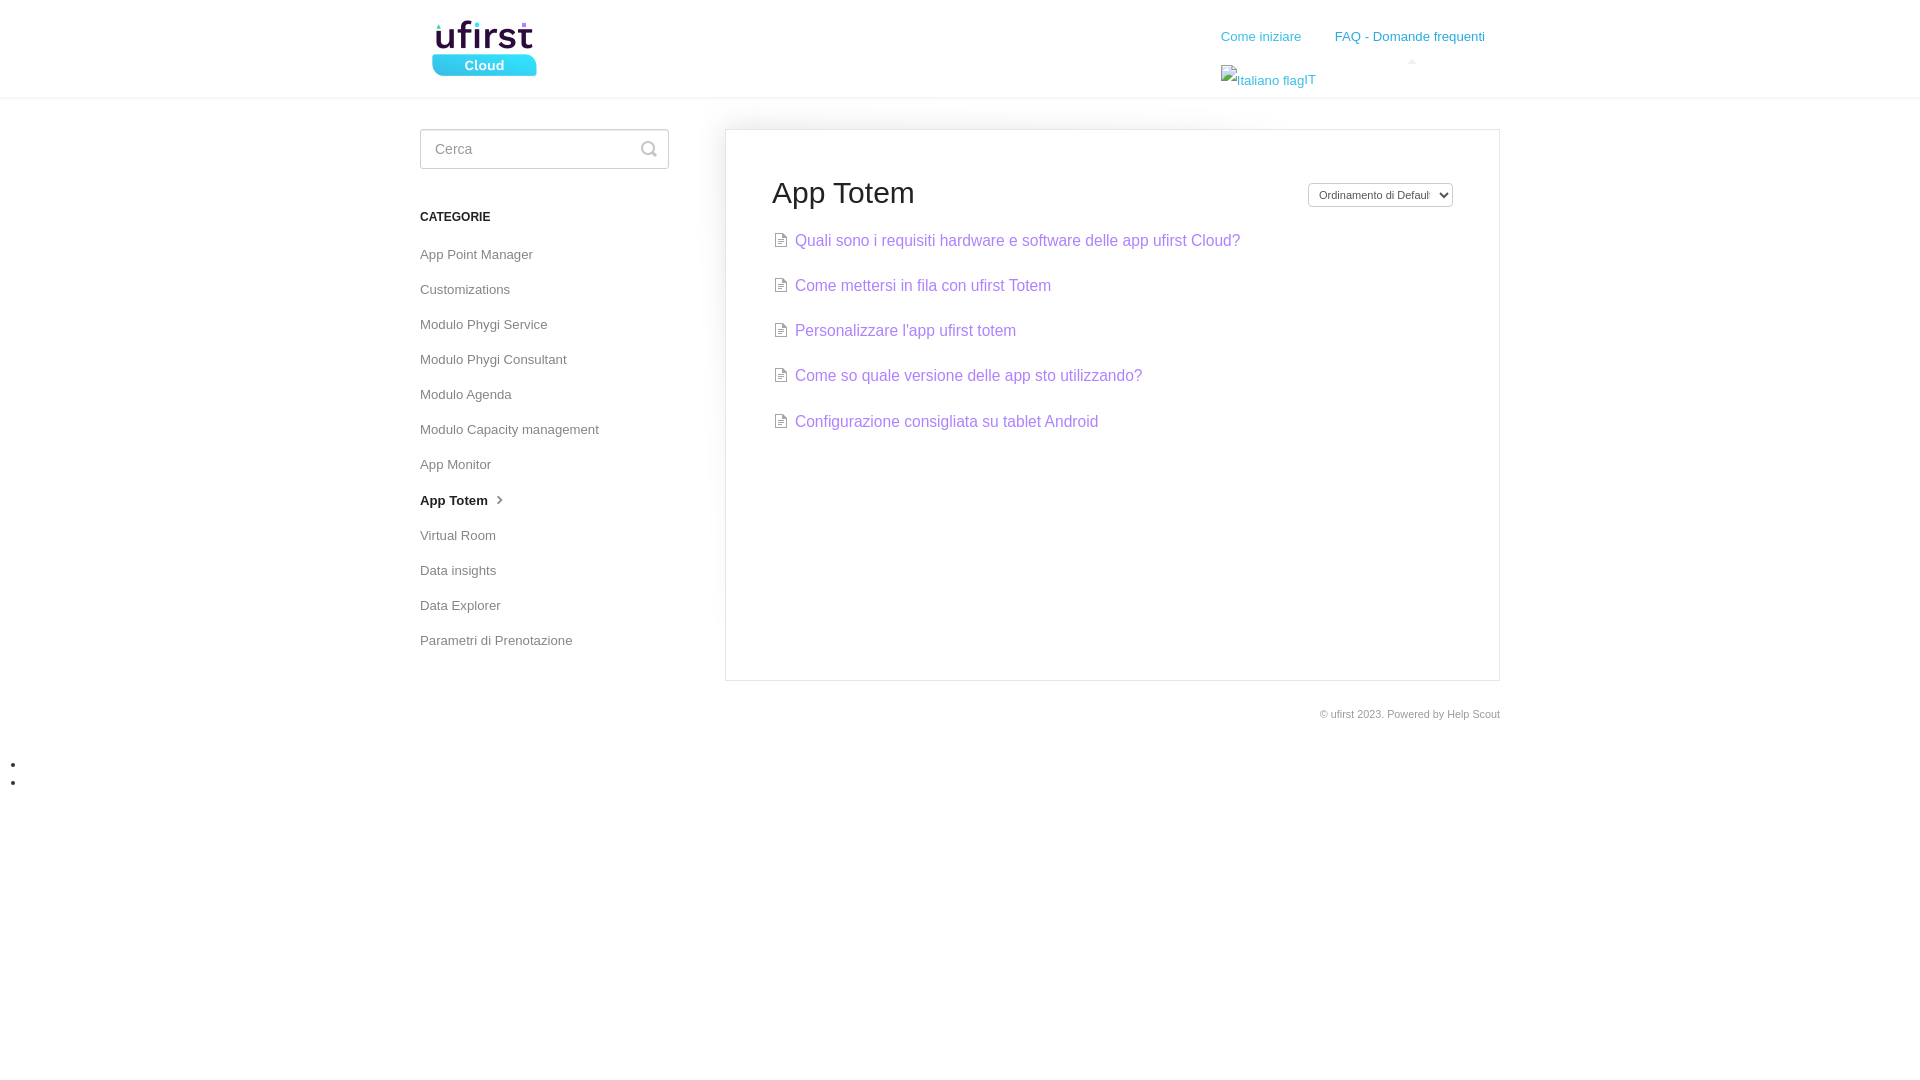 This screenshot has width=1920, height=1080. Describe the element at coordinates (472, 394) in the screenshot. I see `'Modulo Agenda'` at that location.